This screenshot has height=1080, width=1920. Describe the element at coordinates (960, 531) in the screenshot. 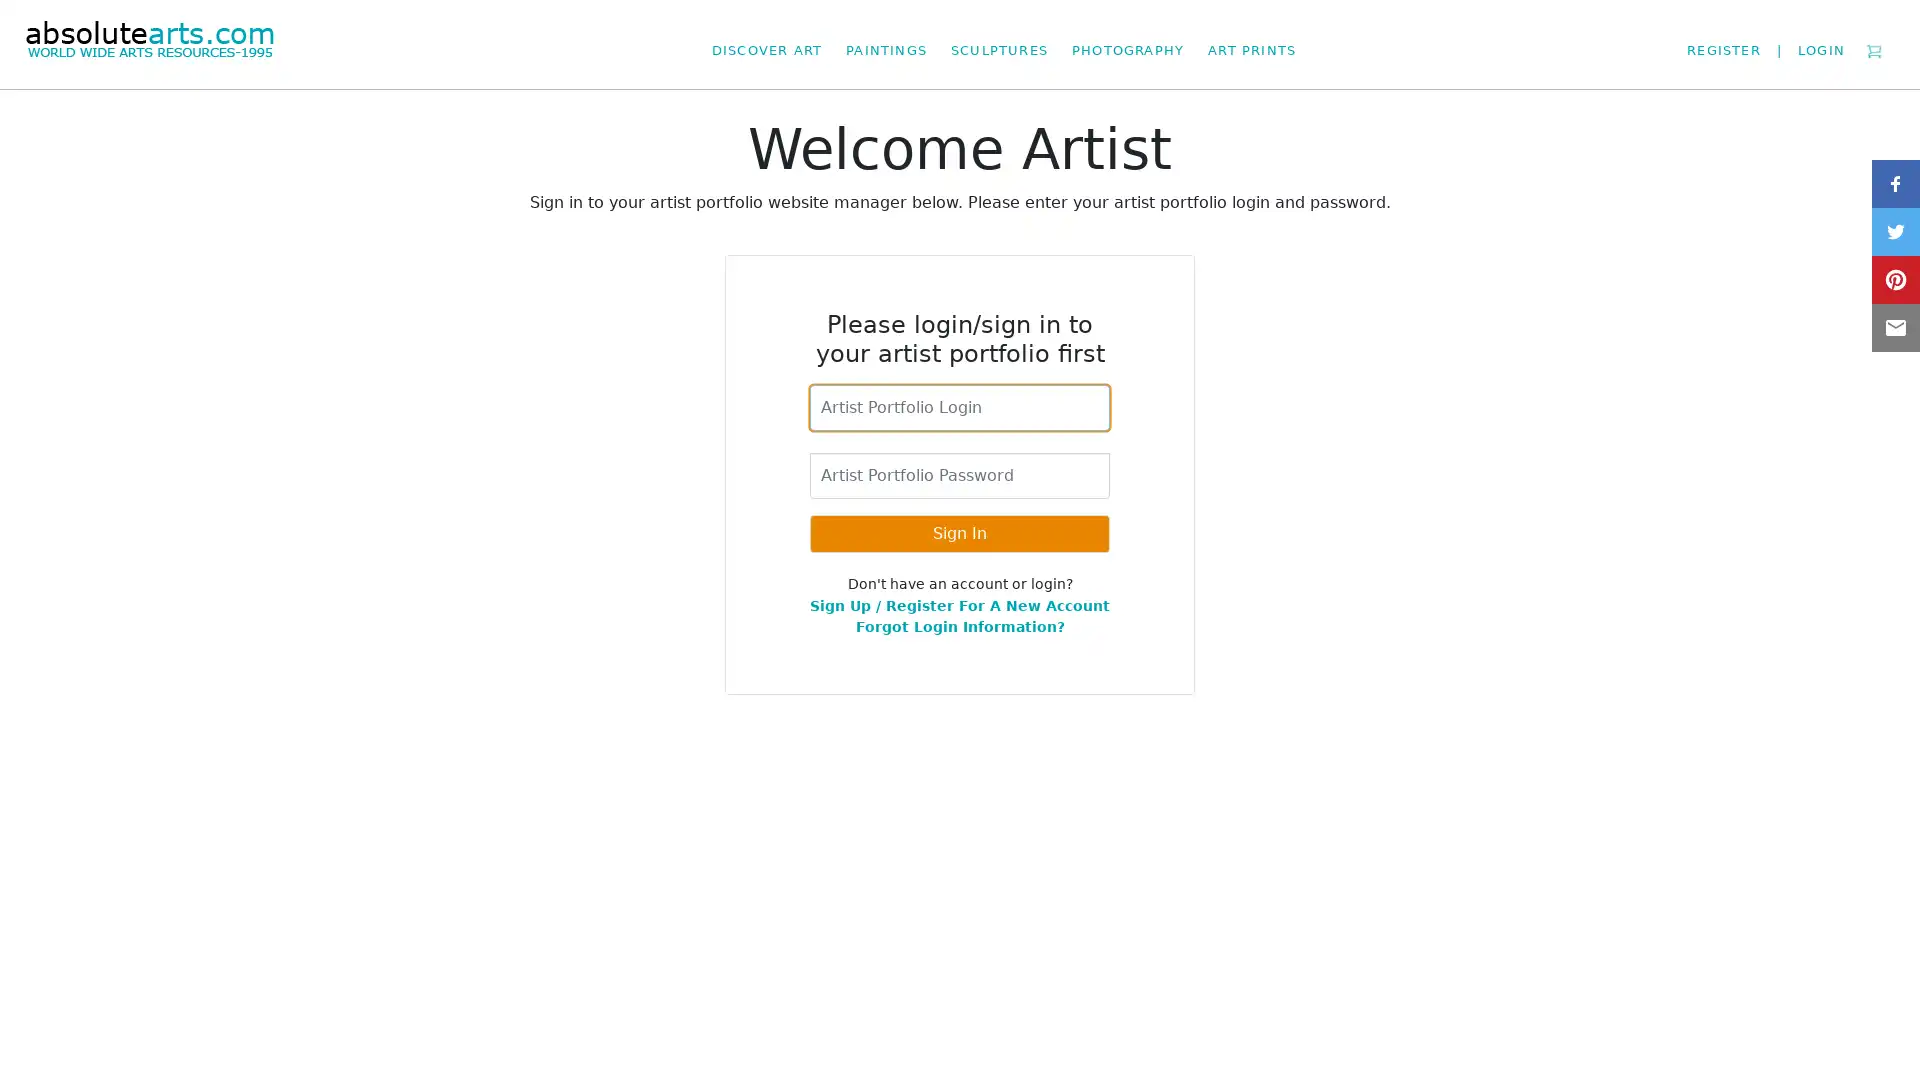

I see `Sign In` at that location.